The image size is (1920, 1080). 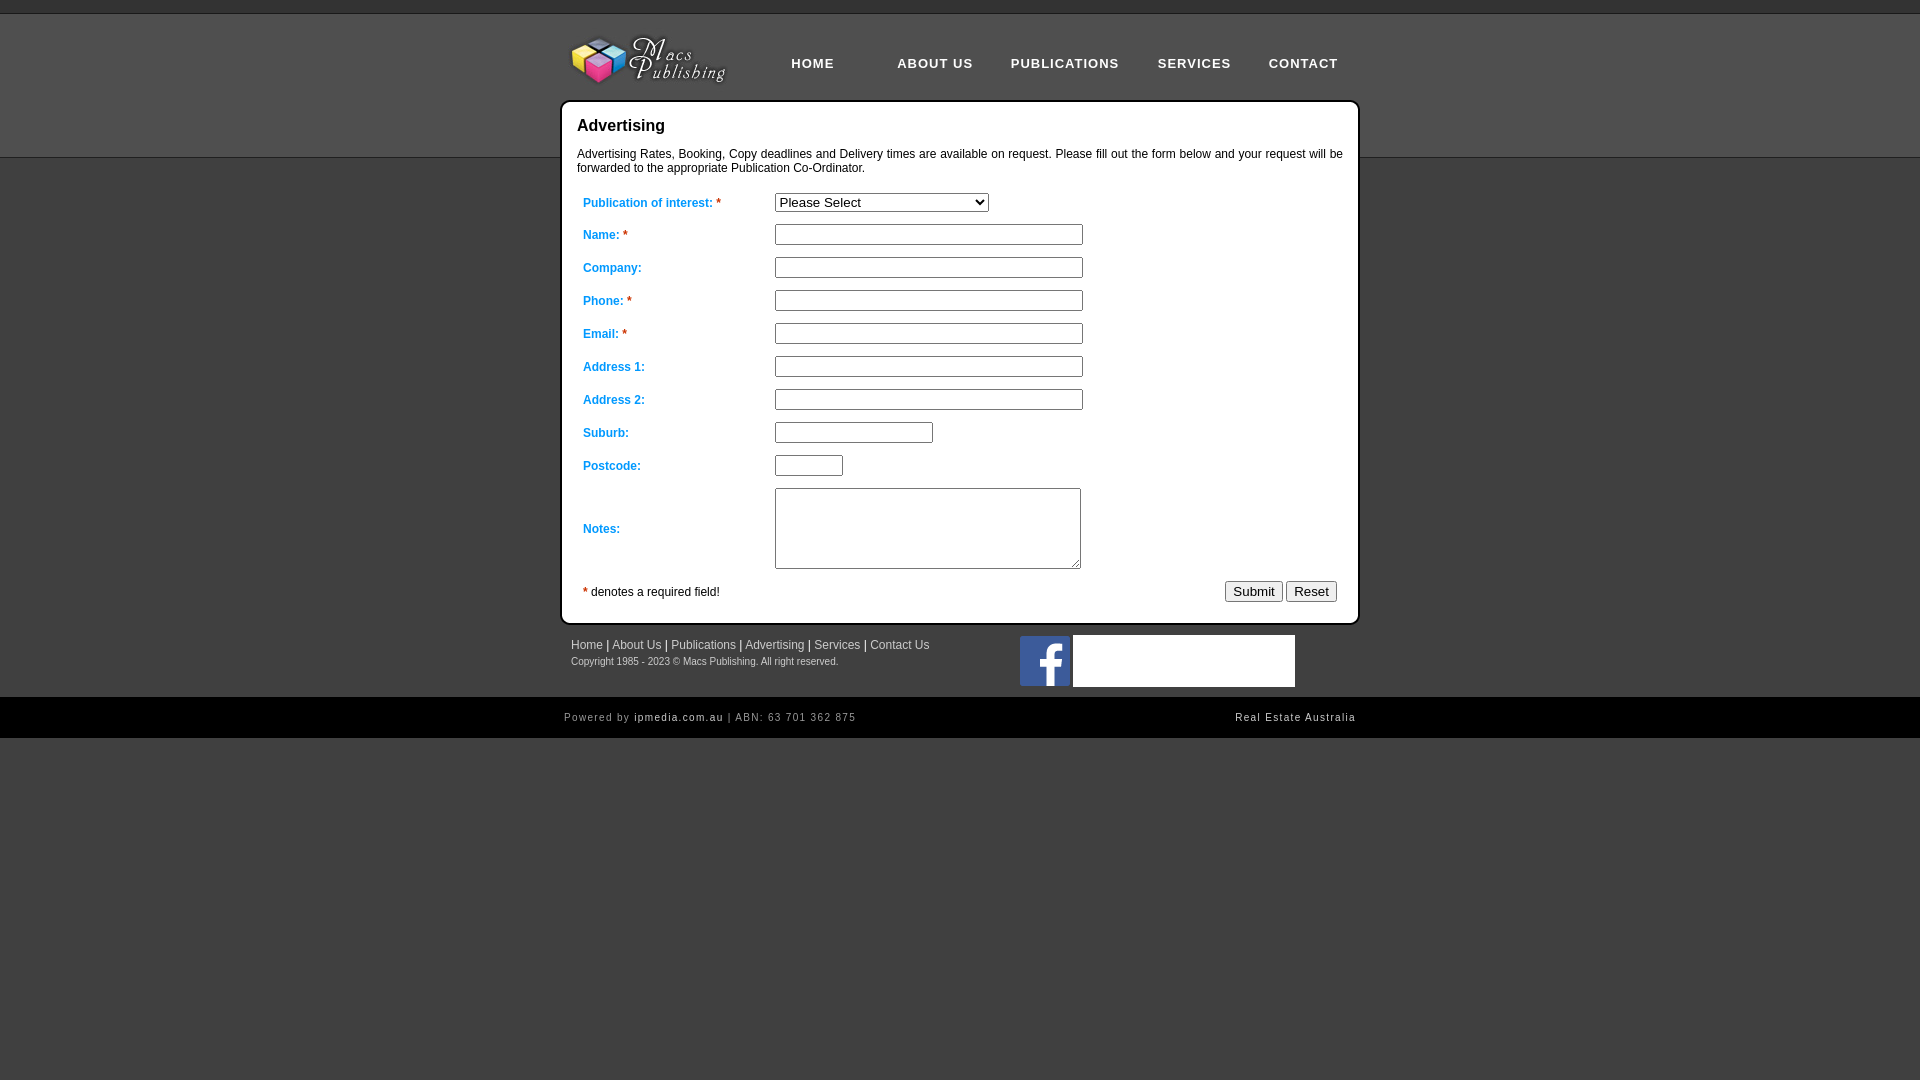 What do you see at coordinates (653, 59) in the screenshot?
I see `'Macs Publishing'` at bounding box center [653, 59].